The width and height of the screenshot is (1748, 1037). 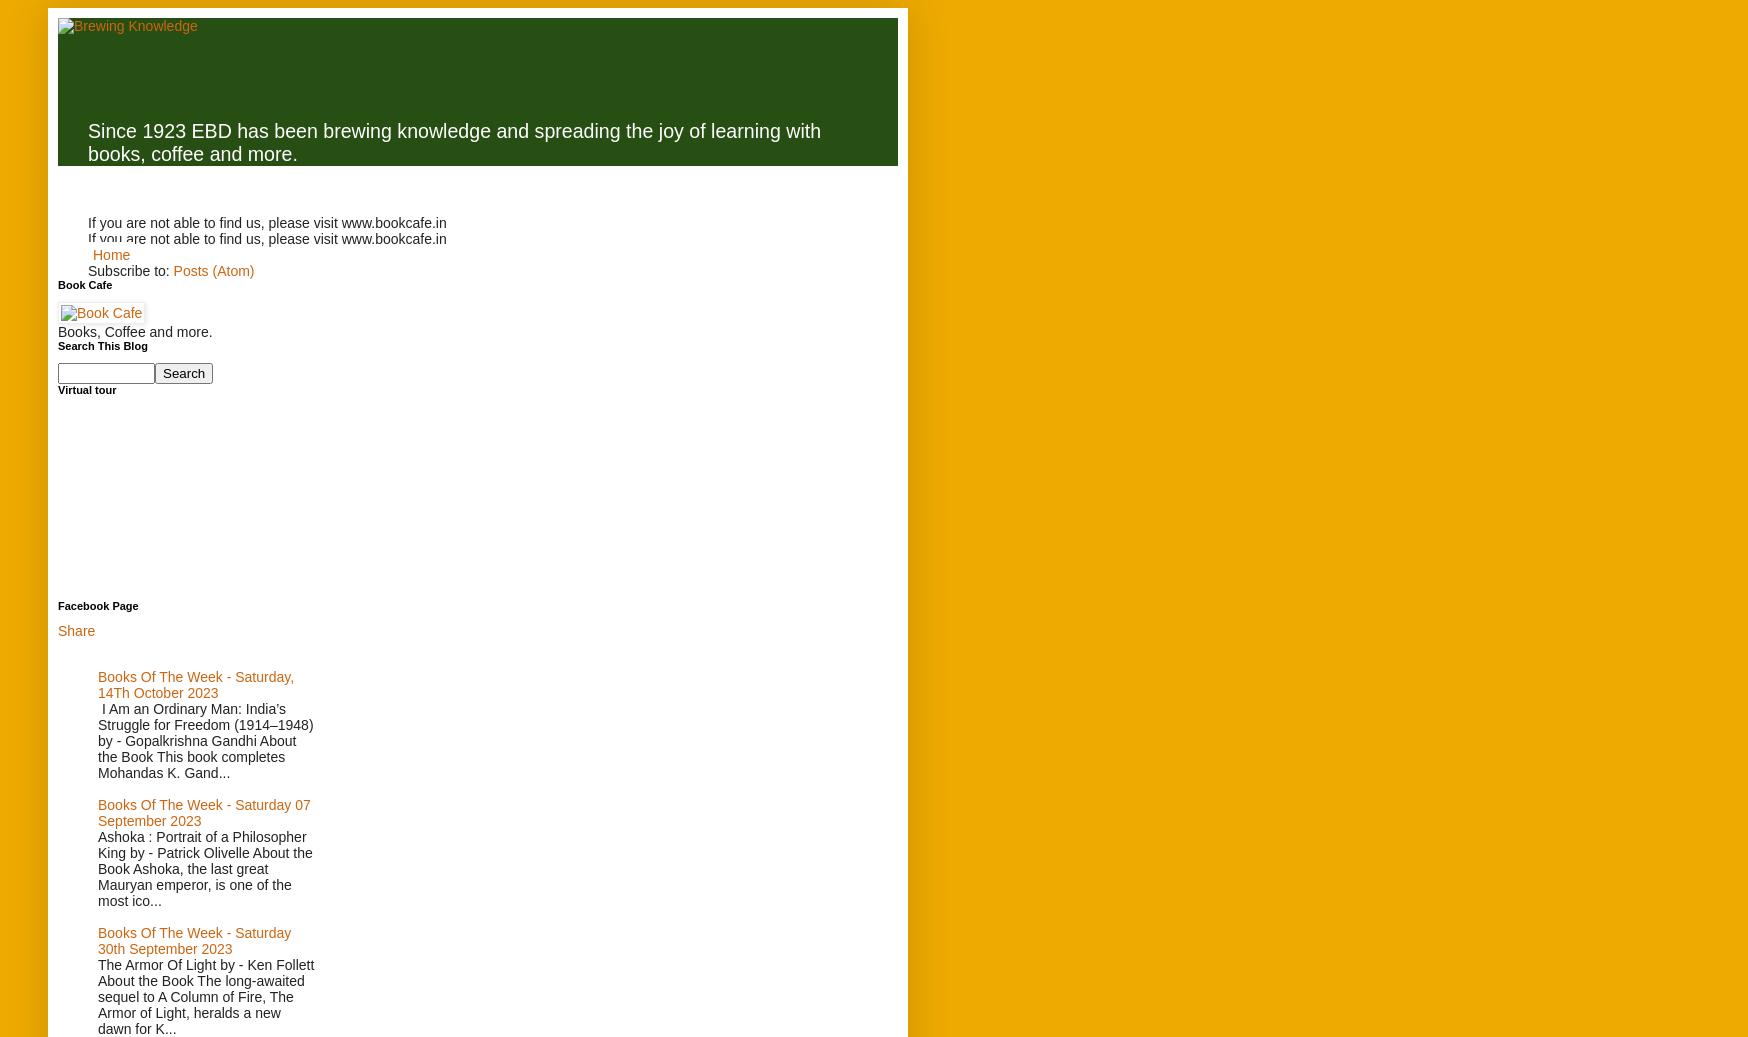 I want to click on 'Books Of The Week - Saturday, 14Th October 2023', so click(x=194, y=685).